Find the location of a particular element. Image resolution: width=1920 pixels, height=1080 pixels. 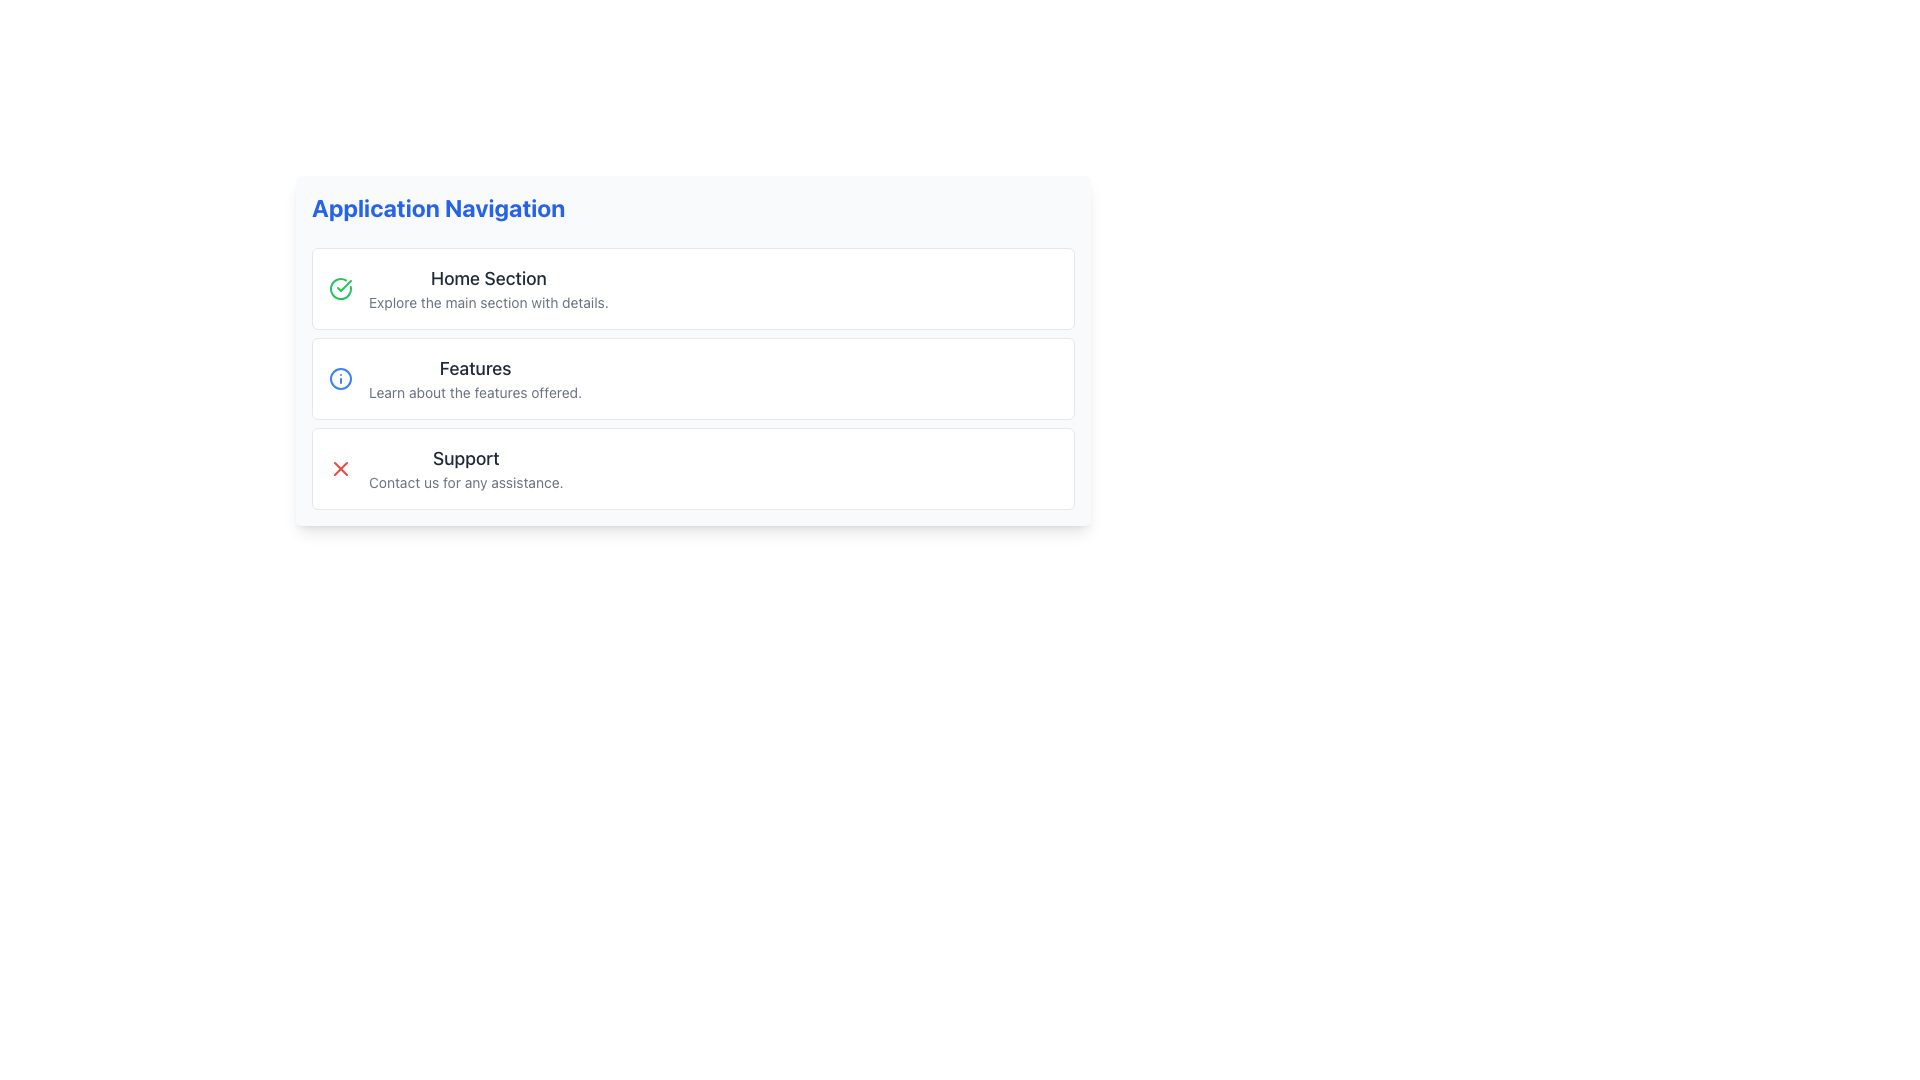

the green circular checkmark icon is located at coordinates (340, 289).